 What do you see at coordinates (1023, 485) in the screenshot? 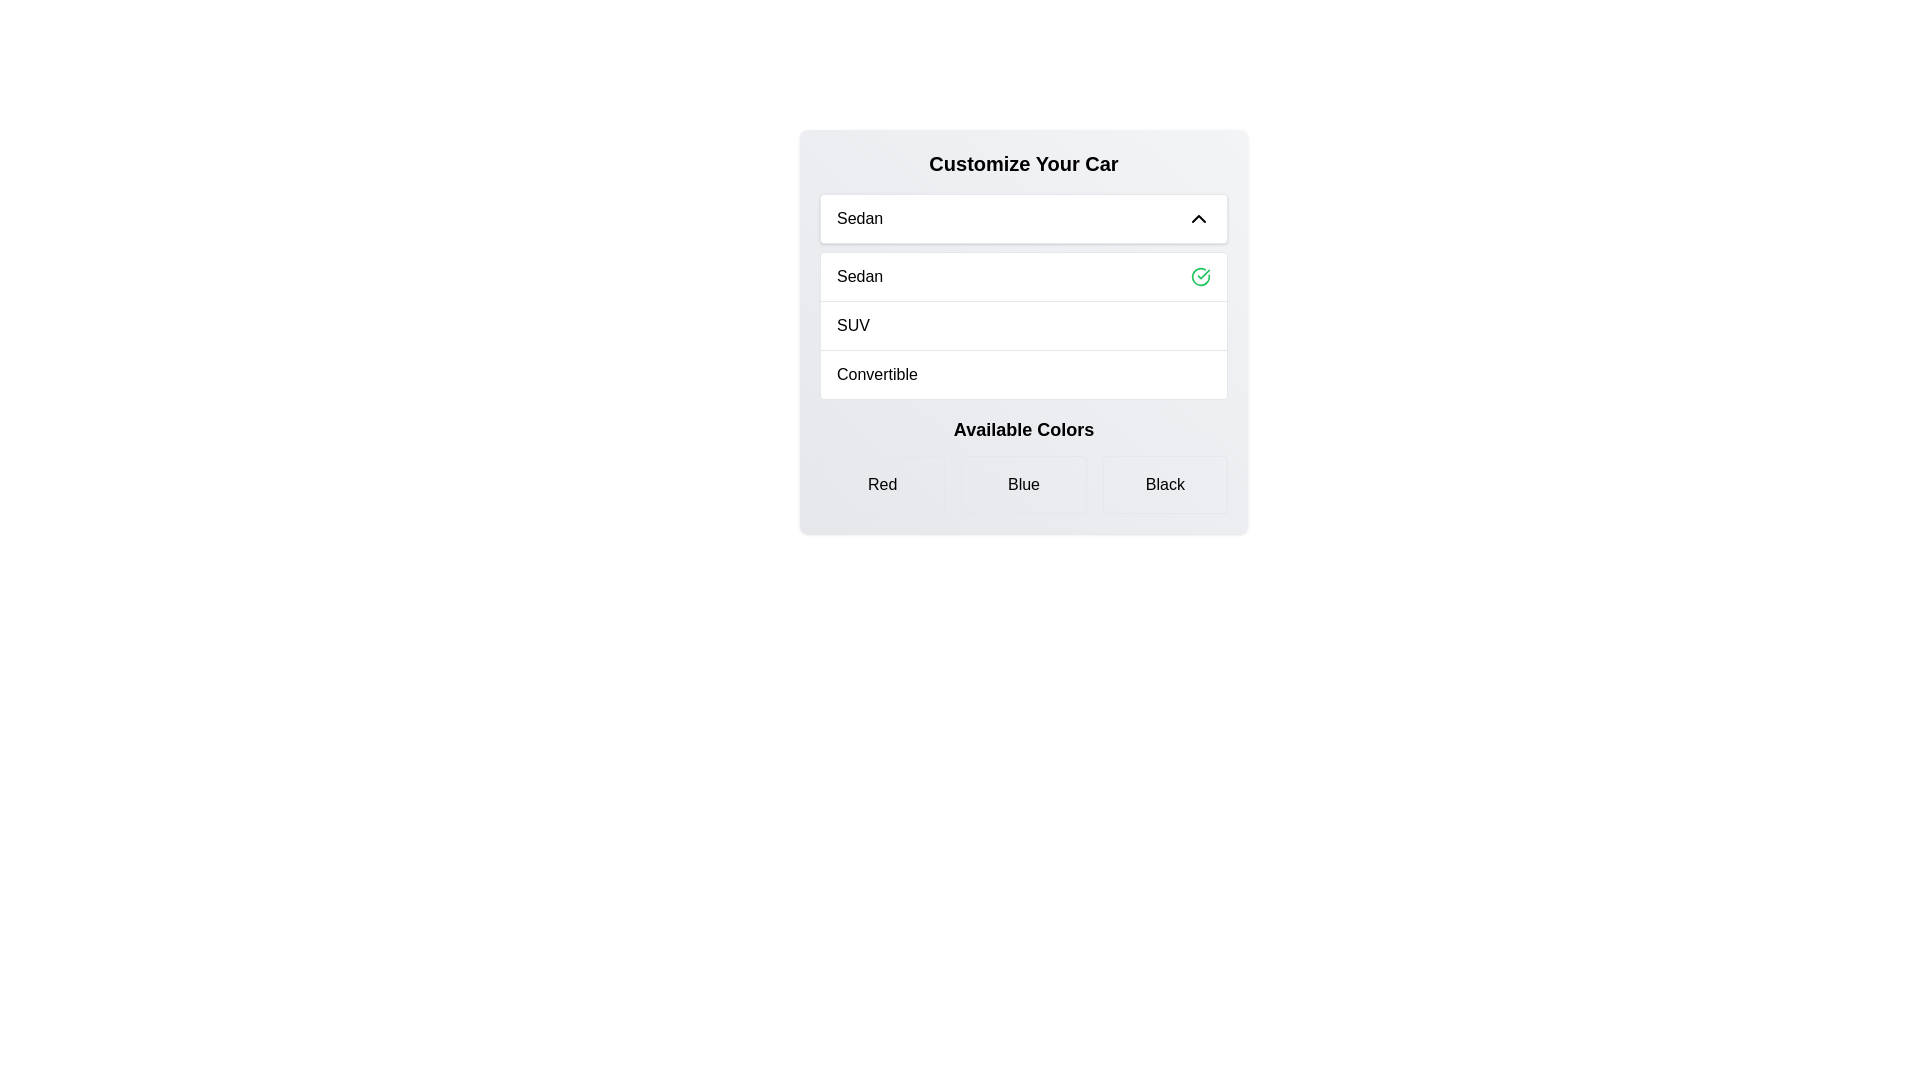
I see `the 'Blue' button` at bounding box center [1023, 485].